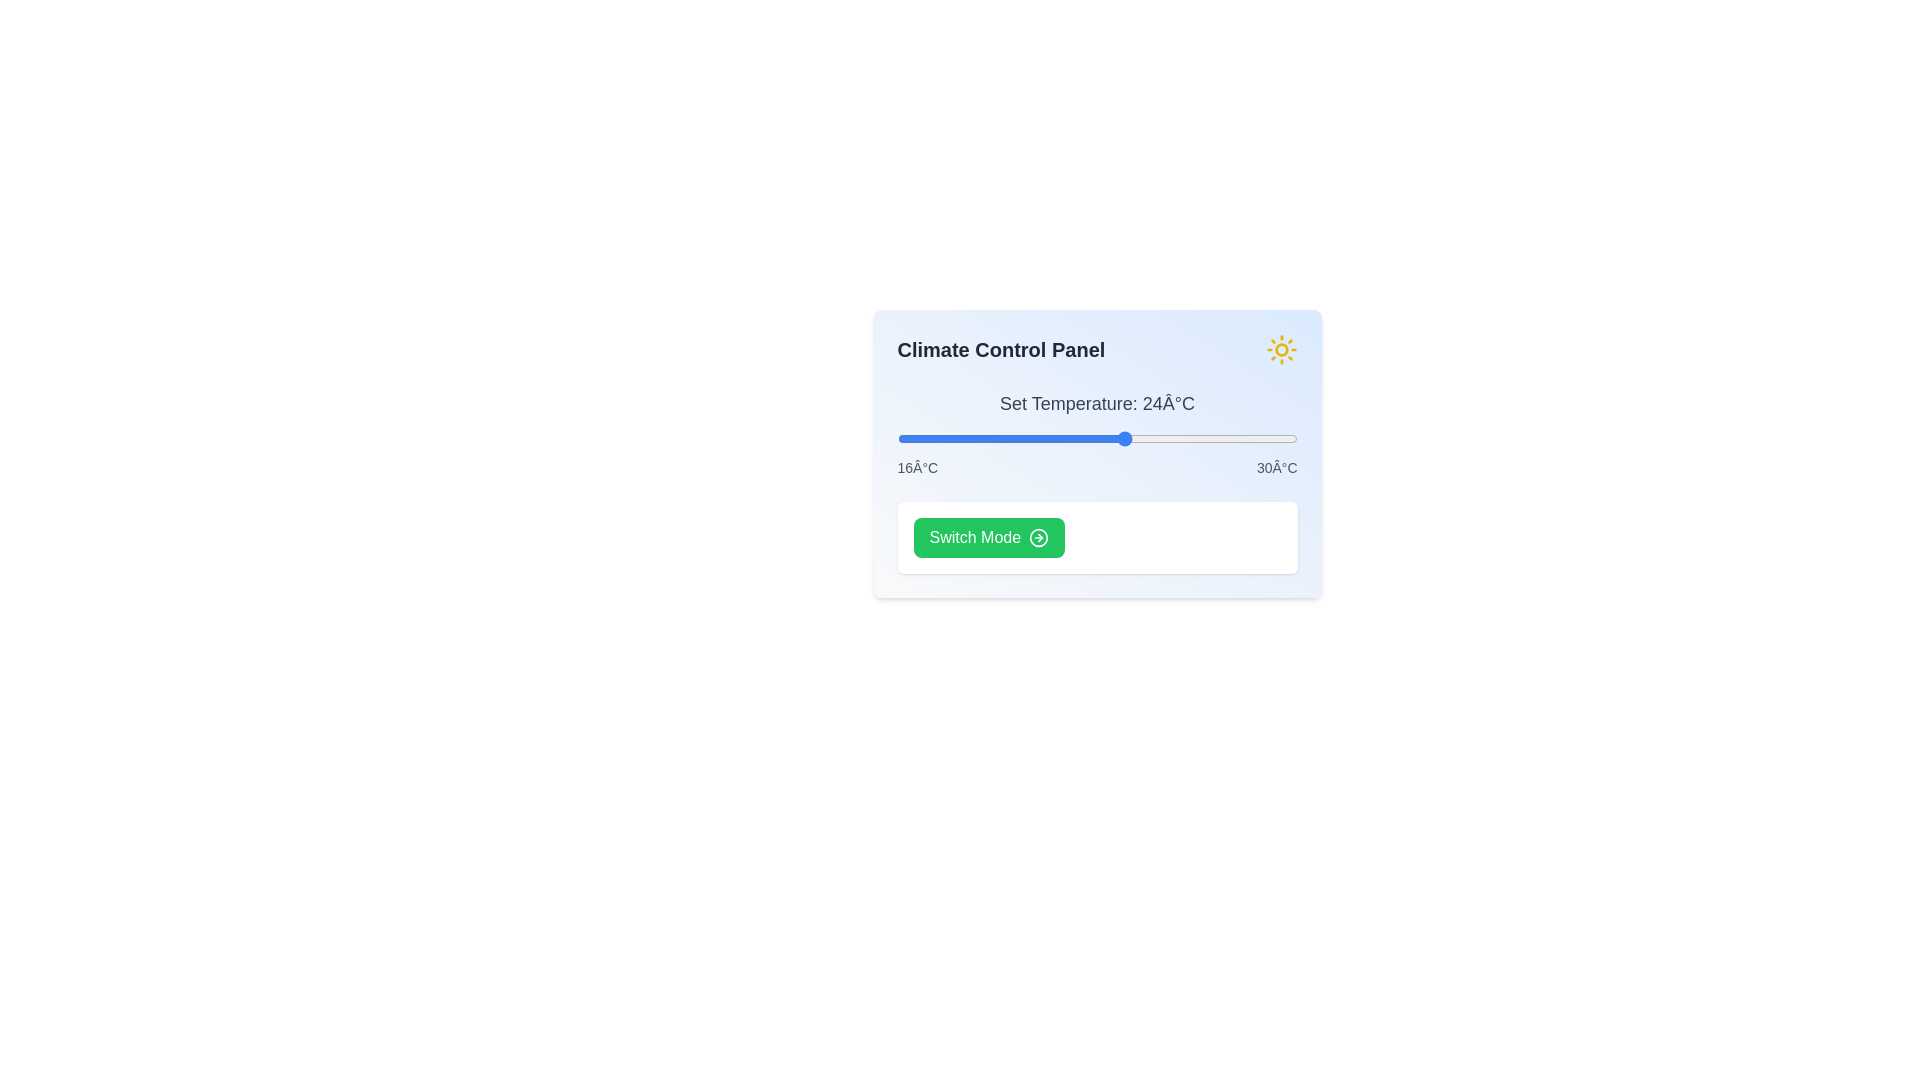  What do you see at coordinates (1281, 349) in the screenshot?
I see `the circular yellow and orange sun symbol icon located in the upper right corner of the 'Climate Control Panel' interface` at bounding box center [1281, 349].